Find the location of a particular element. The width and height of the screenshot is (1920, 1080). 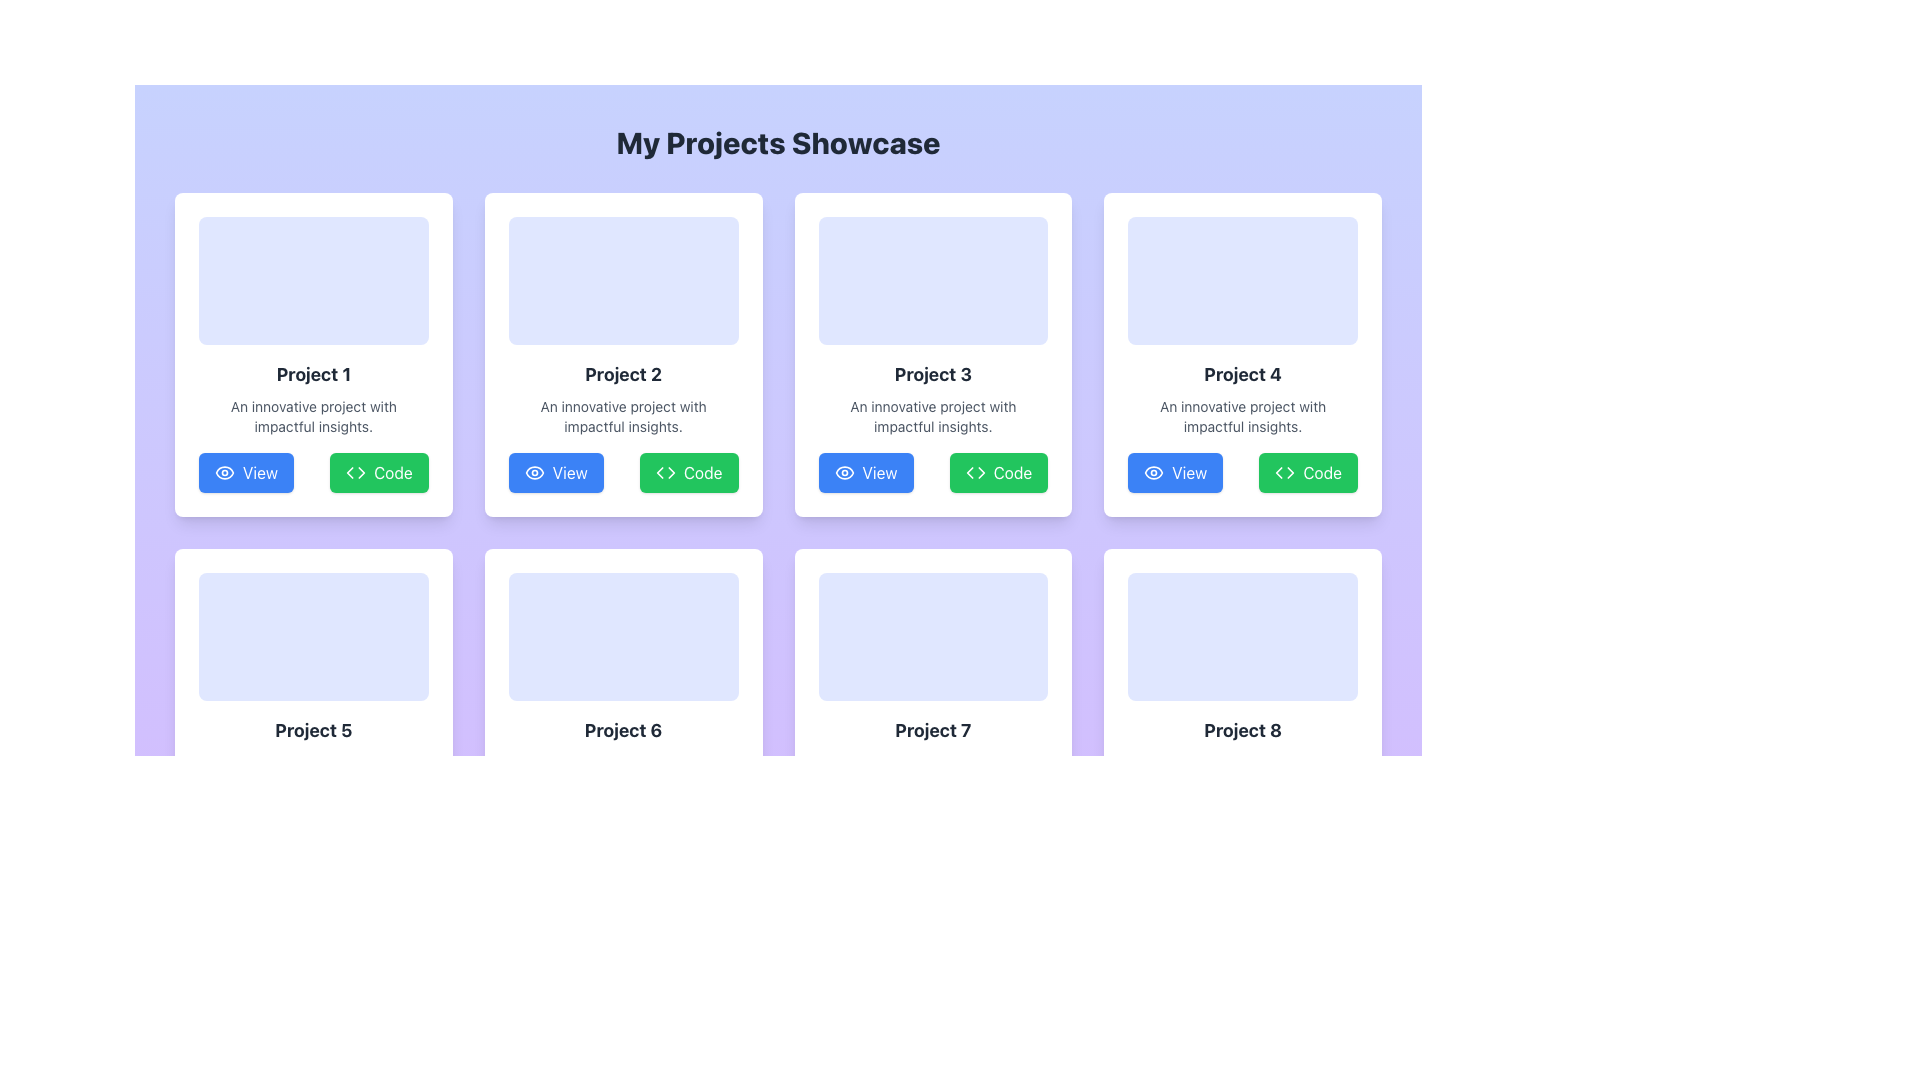

the descriptive text label located below the title in the 'Project 2' card is located at coordinates (622, 415).